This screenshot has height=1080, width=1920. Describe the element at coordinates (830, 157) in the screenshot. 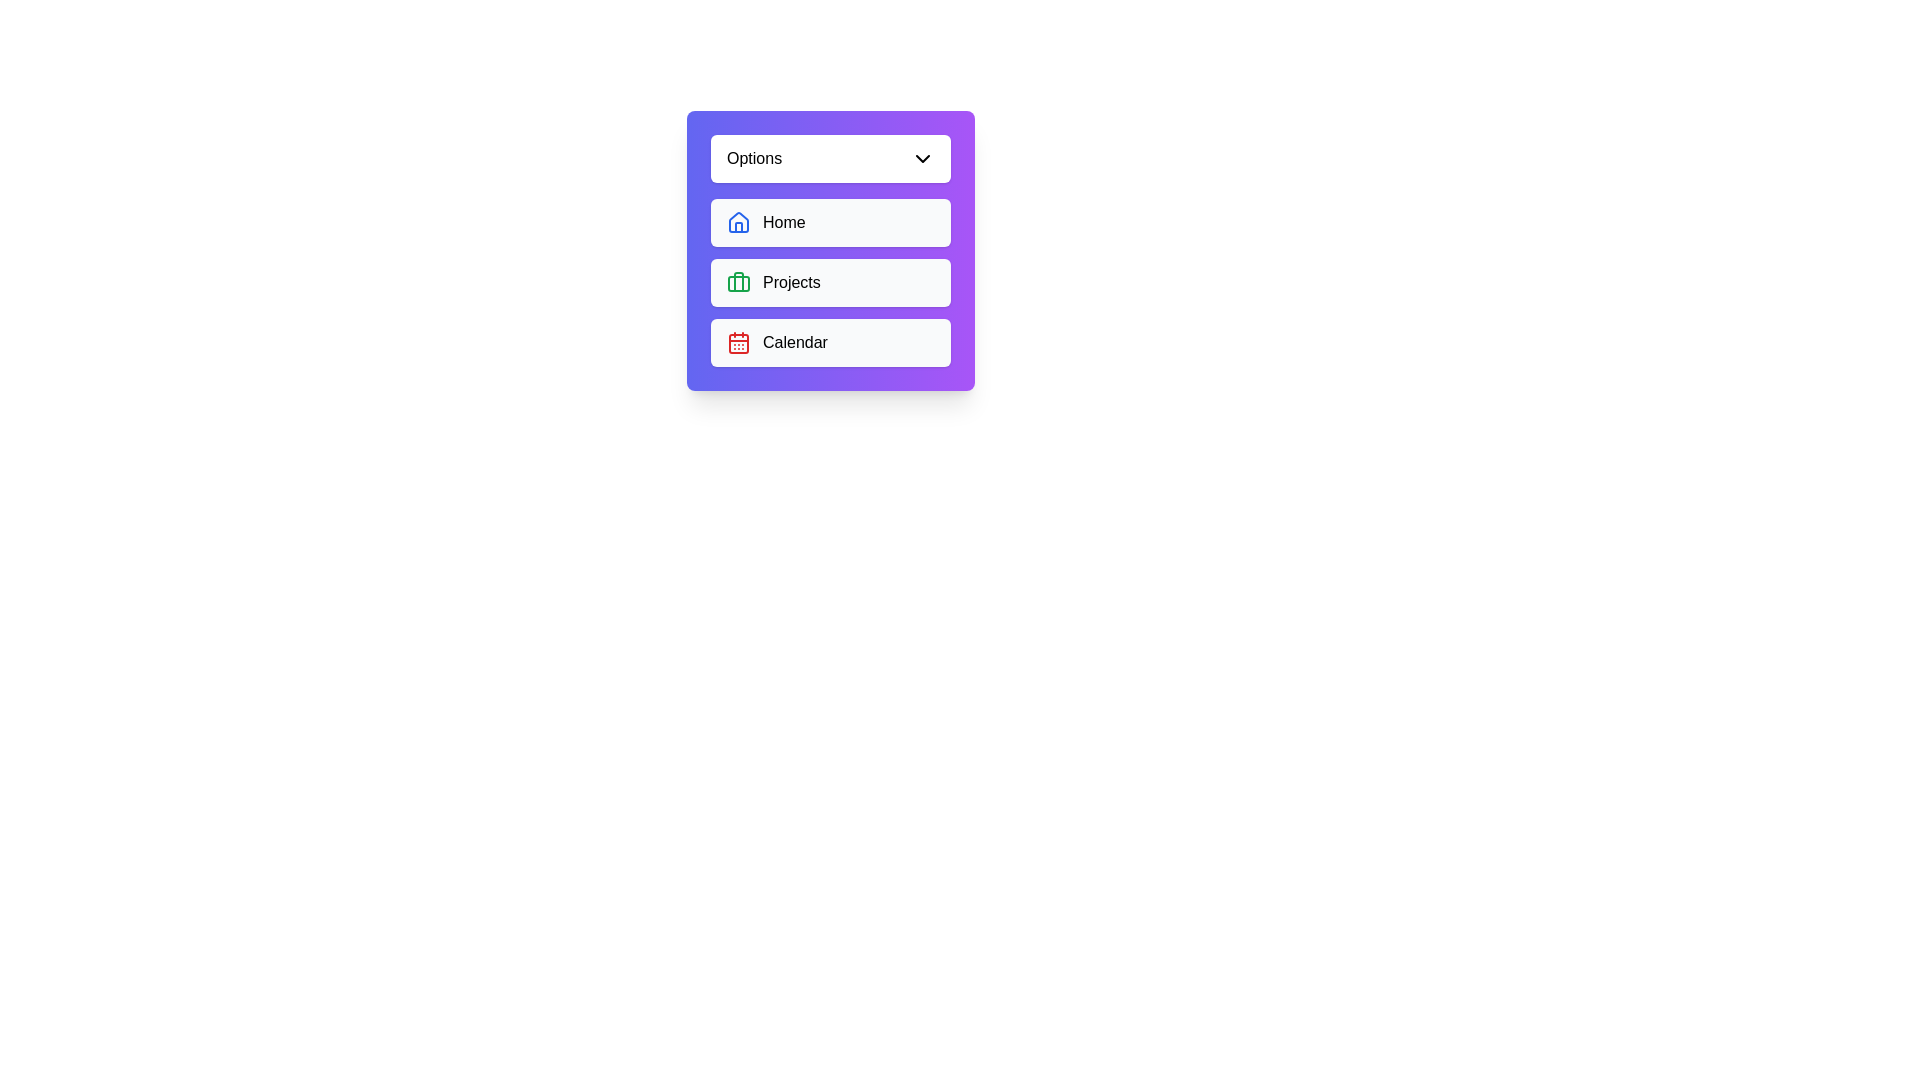

I see `Options button to toggle the visibility of the menu options` at that location.